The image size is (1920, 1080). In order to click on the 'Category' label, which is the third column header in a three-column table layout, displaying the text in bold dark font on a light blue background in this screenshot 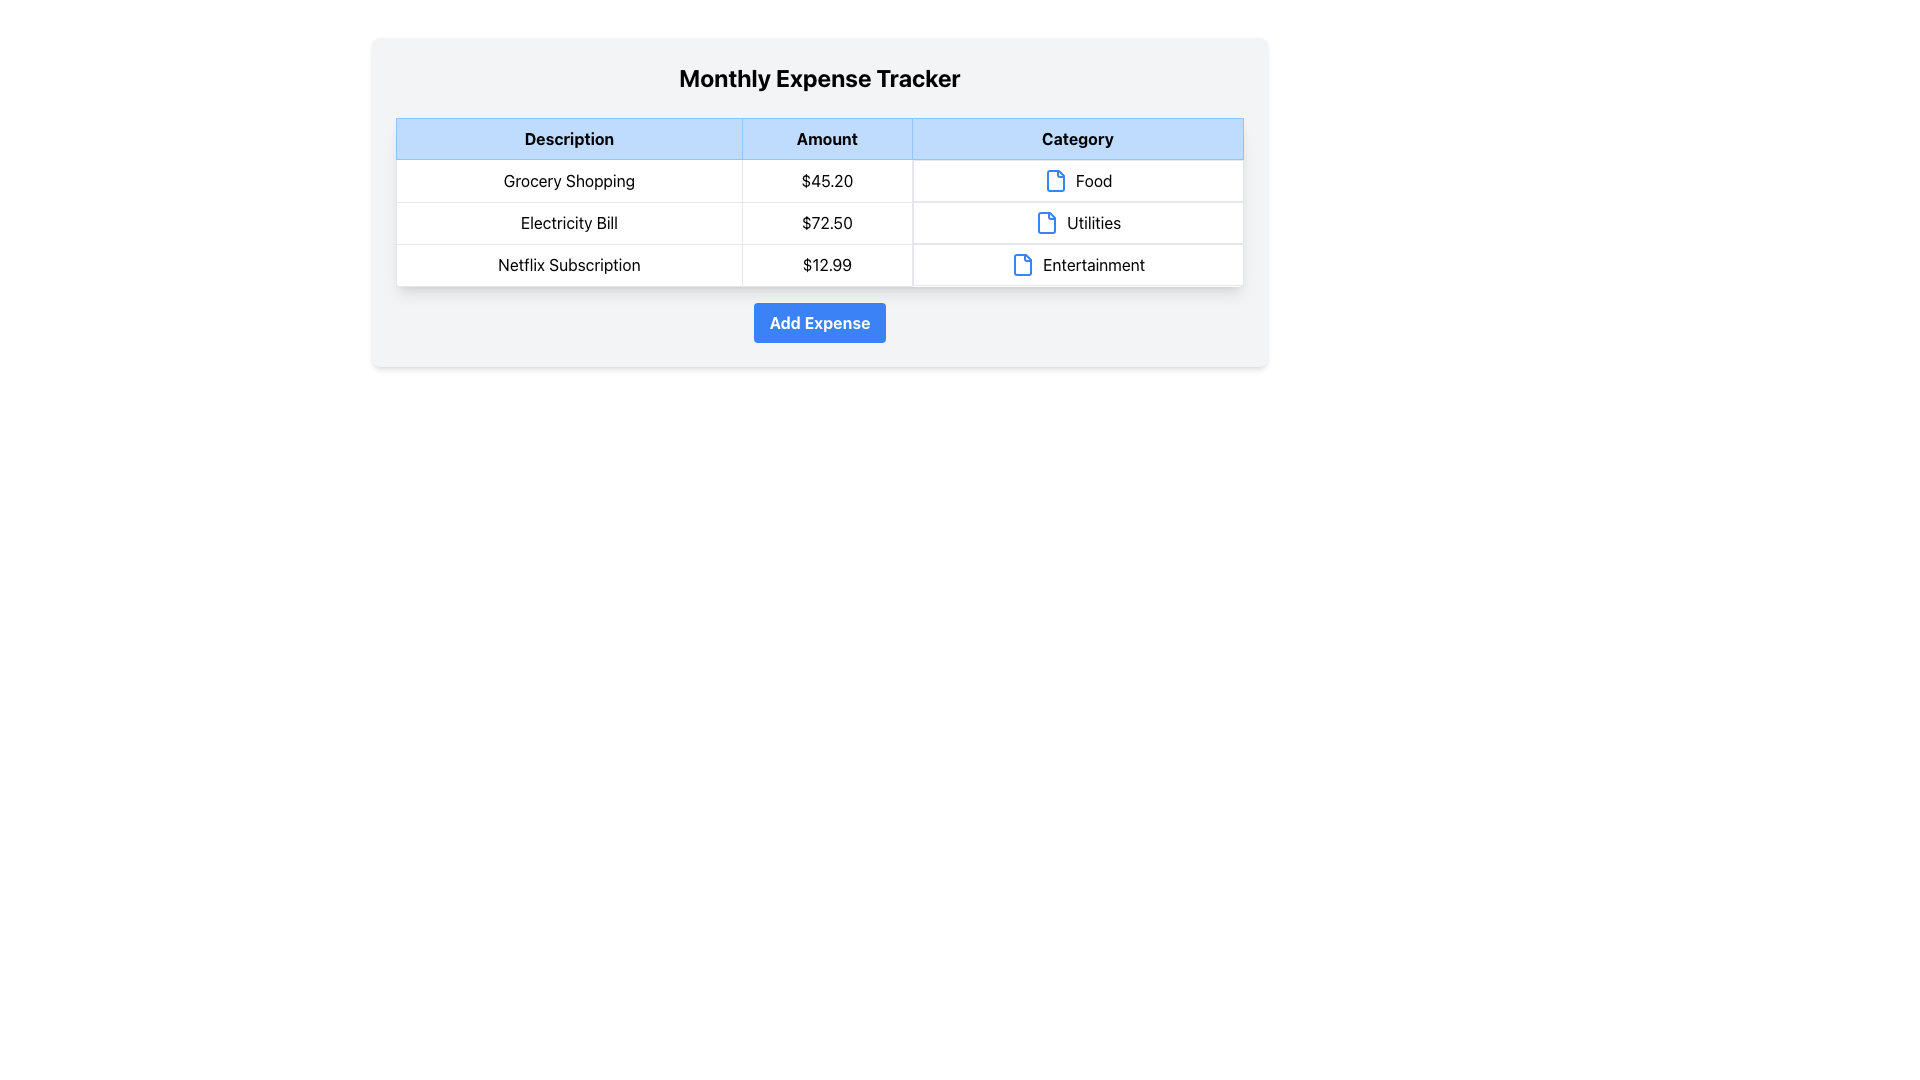, I will do `click(1076, 137)`.